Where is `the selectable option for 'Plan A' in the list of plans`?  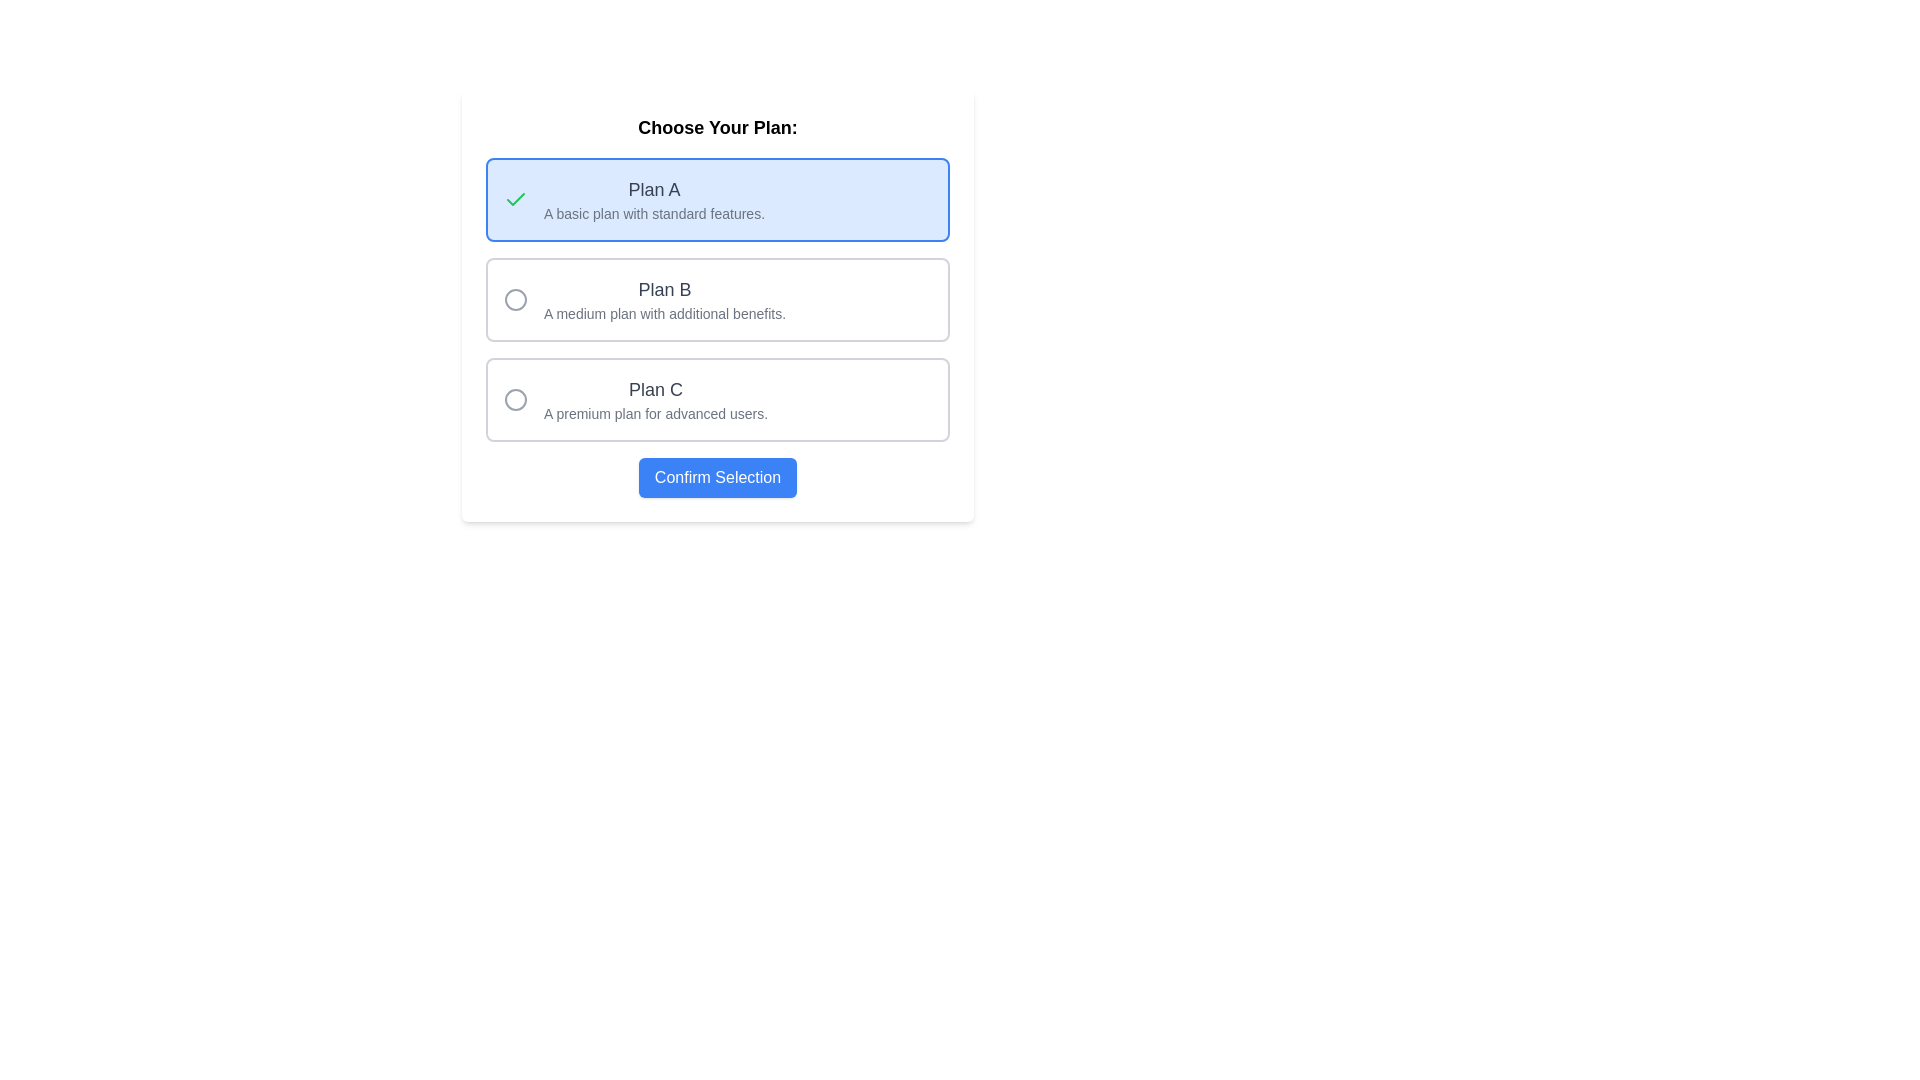
the selectable option for 'Plan A' in the list of plans is located at coordinates (654, 200).